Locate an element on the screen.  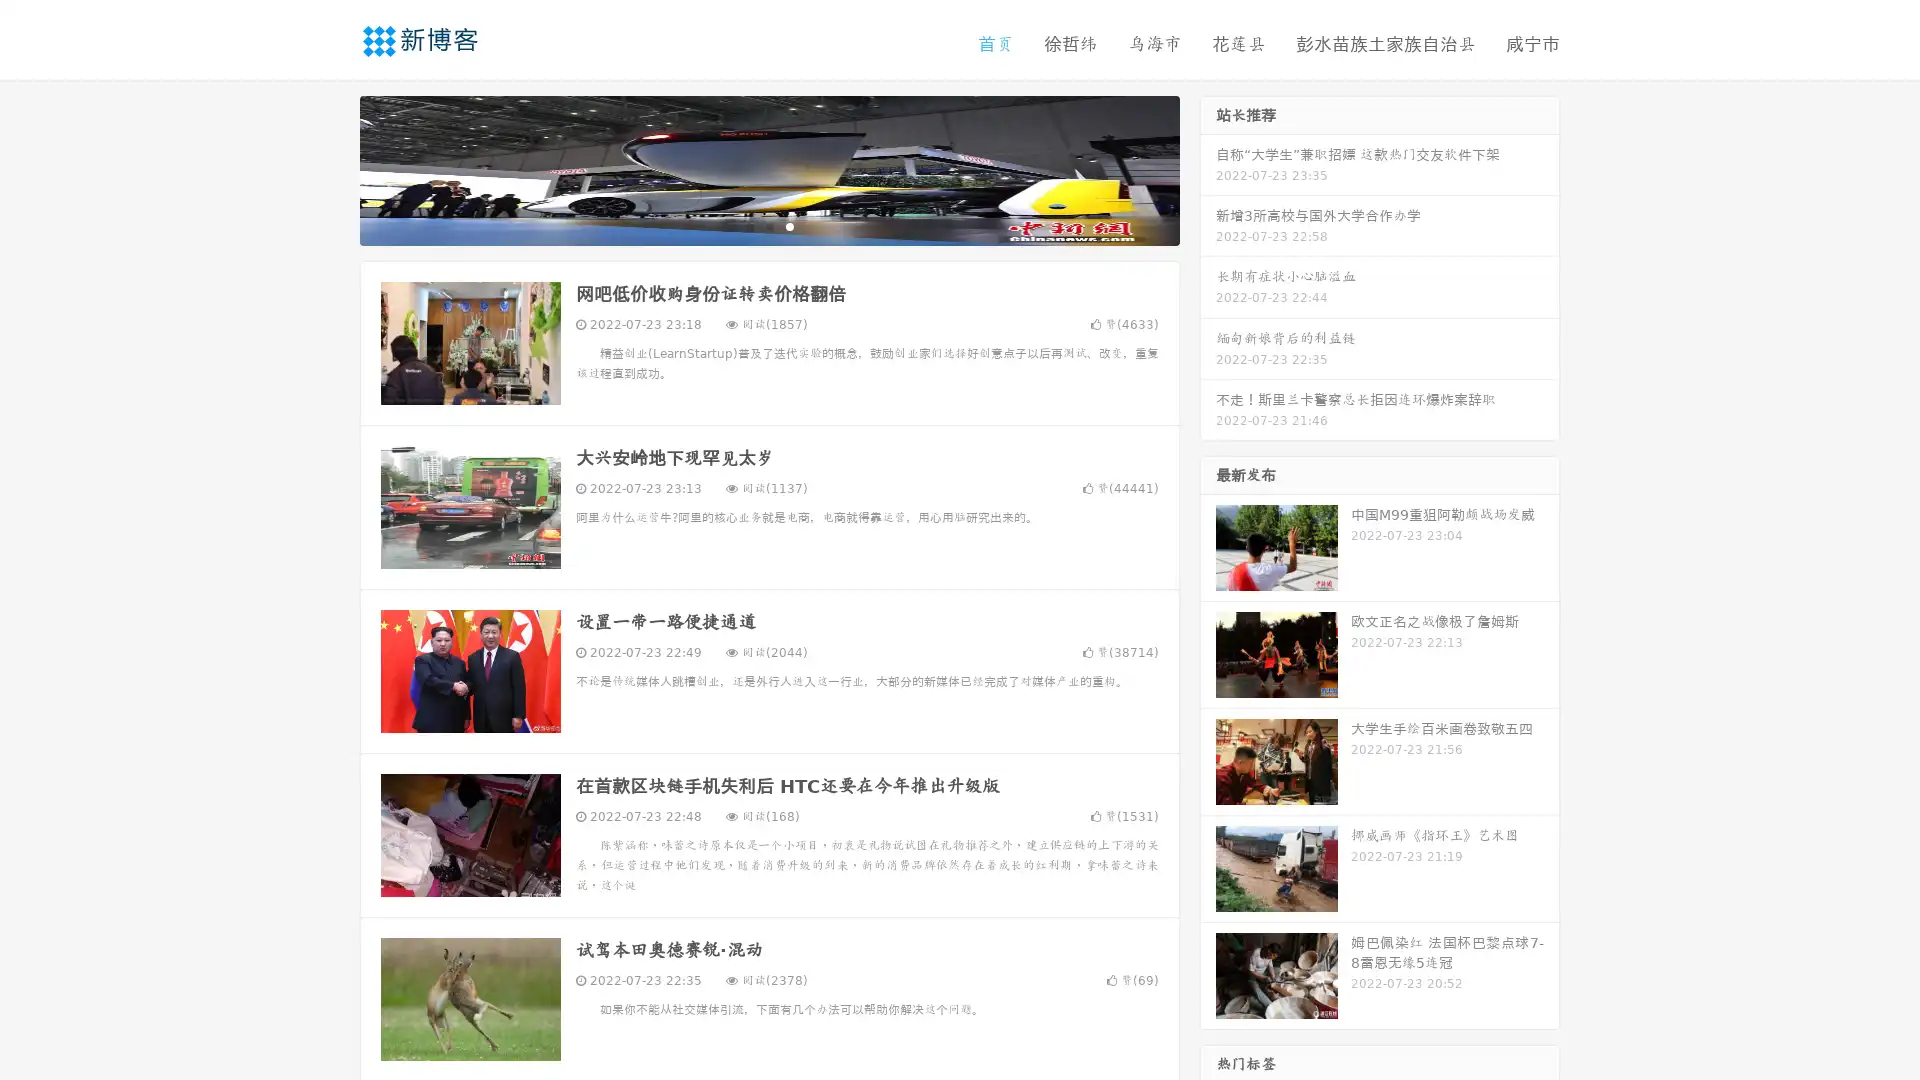
Next slide is located at coordinates (1208, 168).